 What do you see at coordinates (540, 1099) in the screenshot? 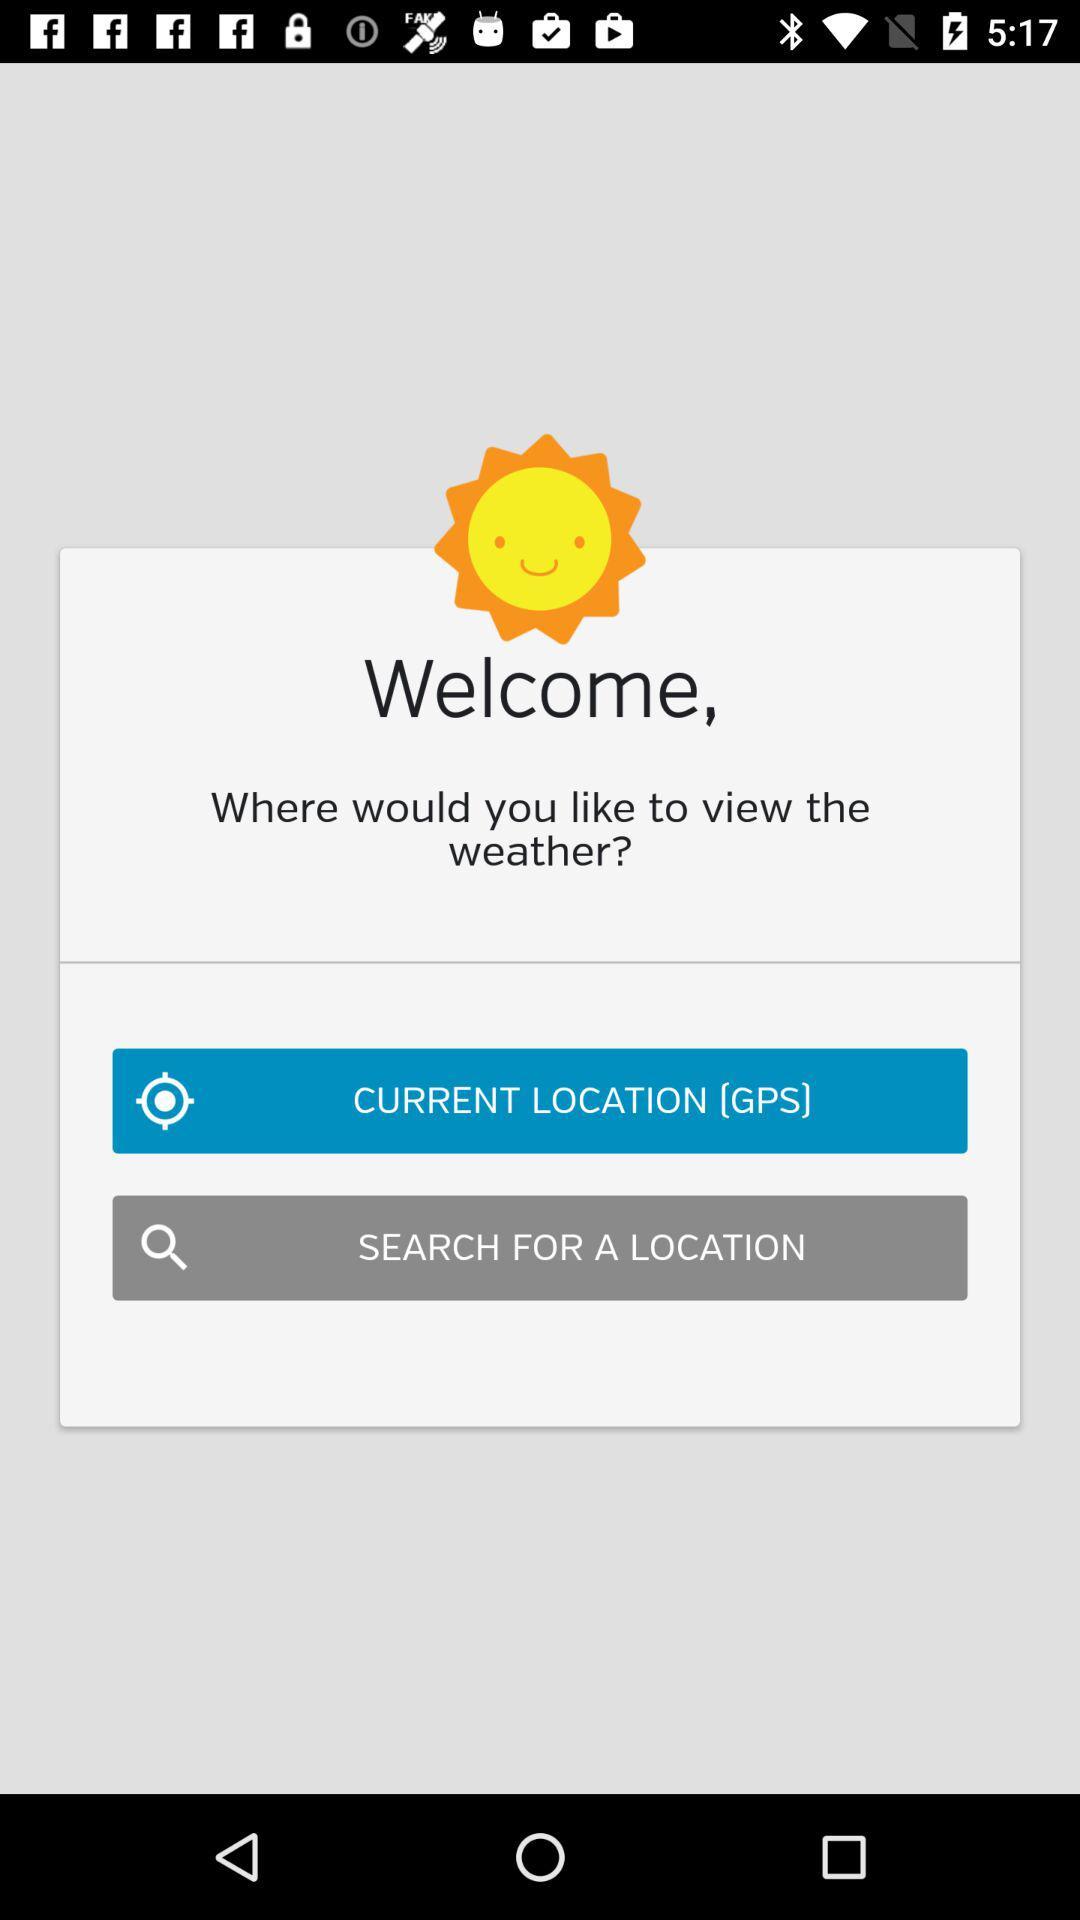
I see `current location (gps) icon` at bounding box center [540, 1099].